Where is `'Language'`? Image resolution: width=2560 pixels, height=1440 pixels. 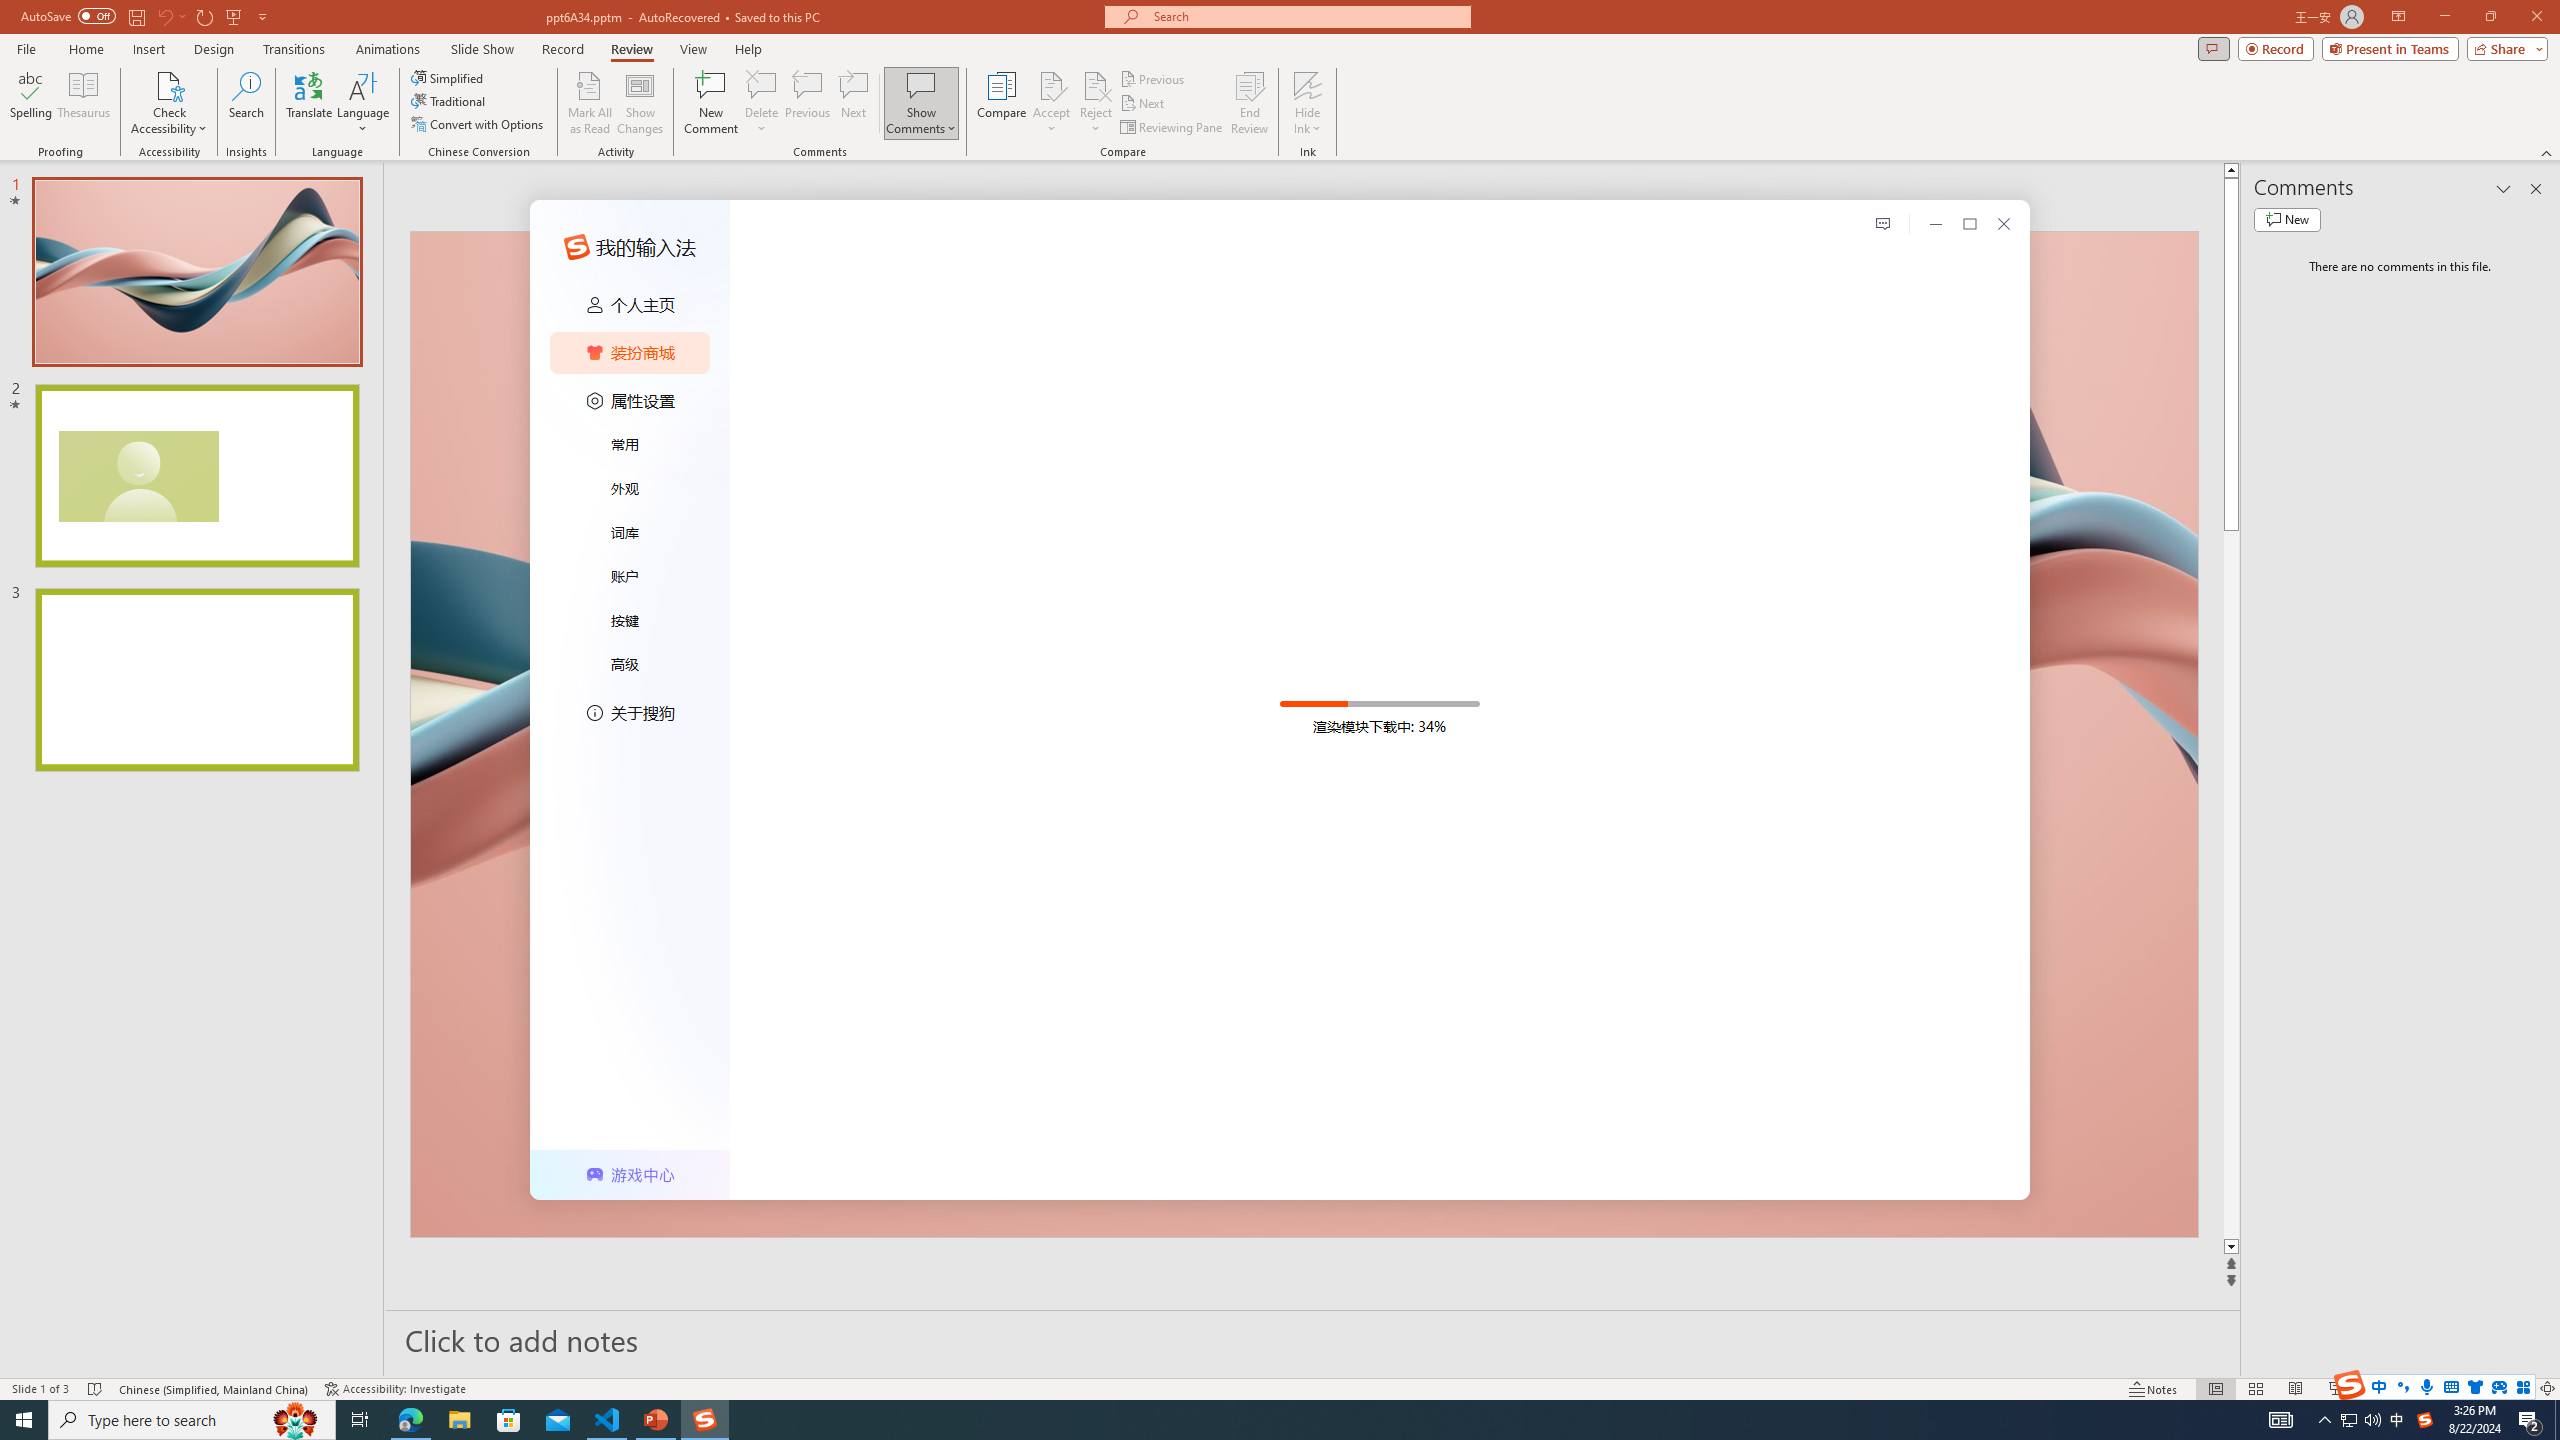 'Language' is located at coordinates (362, 103).